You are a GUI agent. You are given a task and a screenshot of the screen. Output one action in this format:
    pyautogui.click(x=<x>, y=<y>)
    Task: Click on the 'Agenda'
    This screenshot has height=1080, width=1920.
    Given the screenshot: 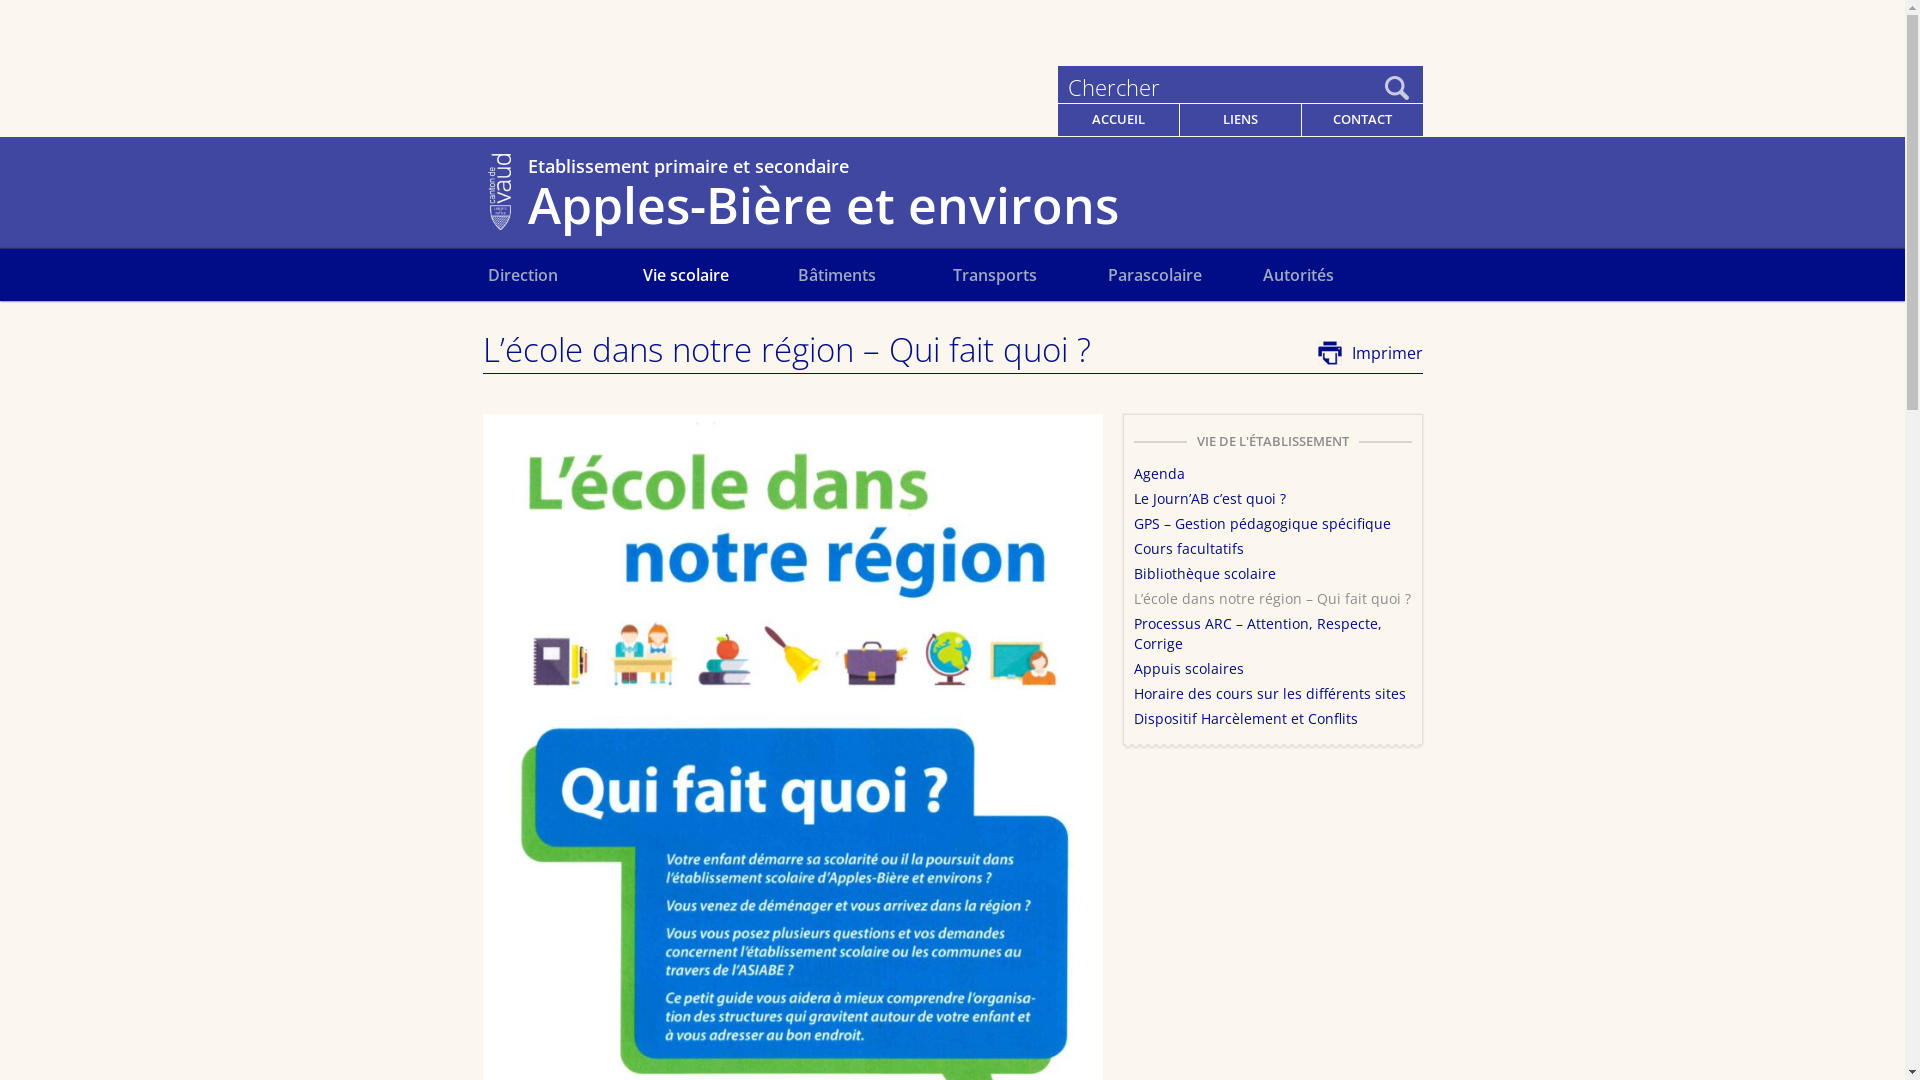 What is the action you would take?
    pyautogui.click(x=1159, y=473)
    